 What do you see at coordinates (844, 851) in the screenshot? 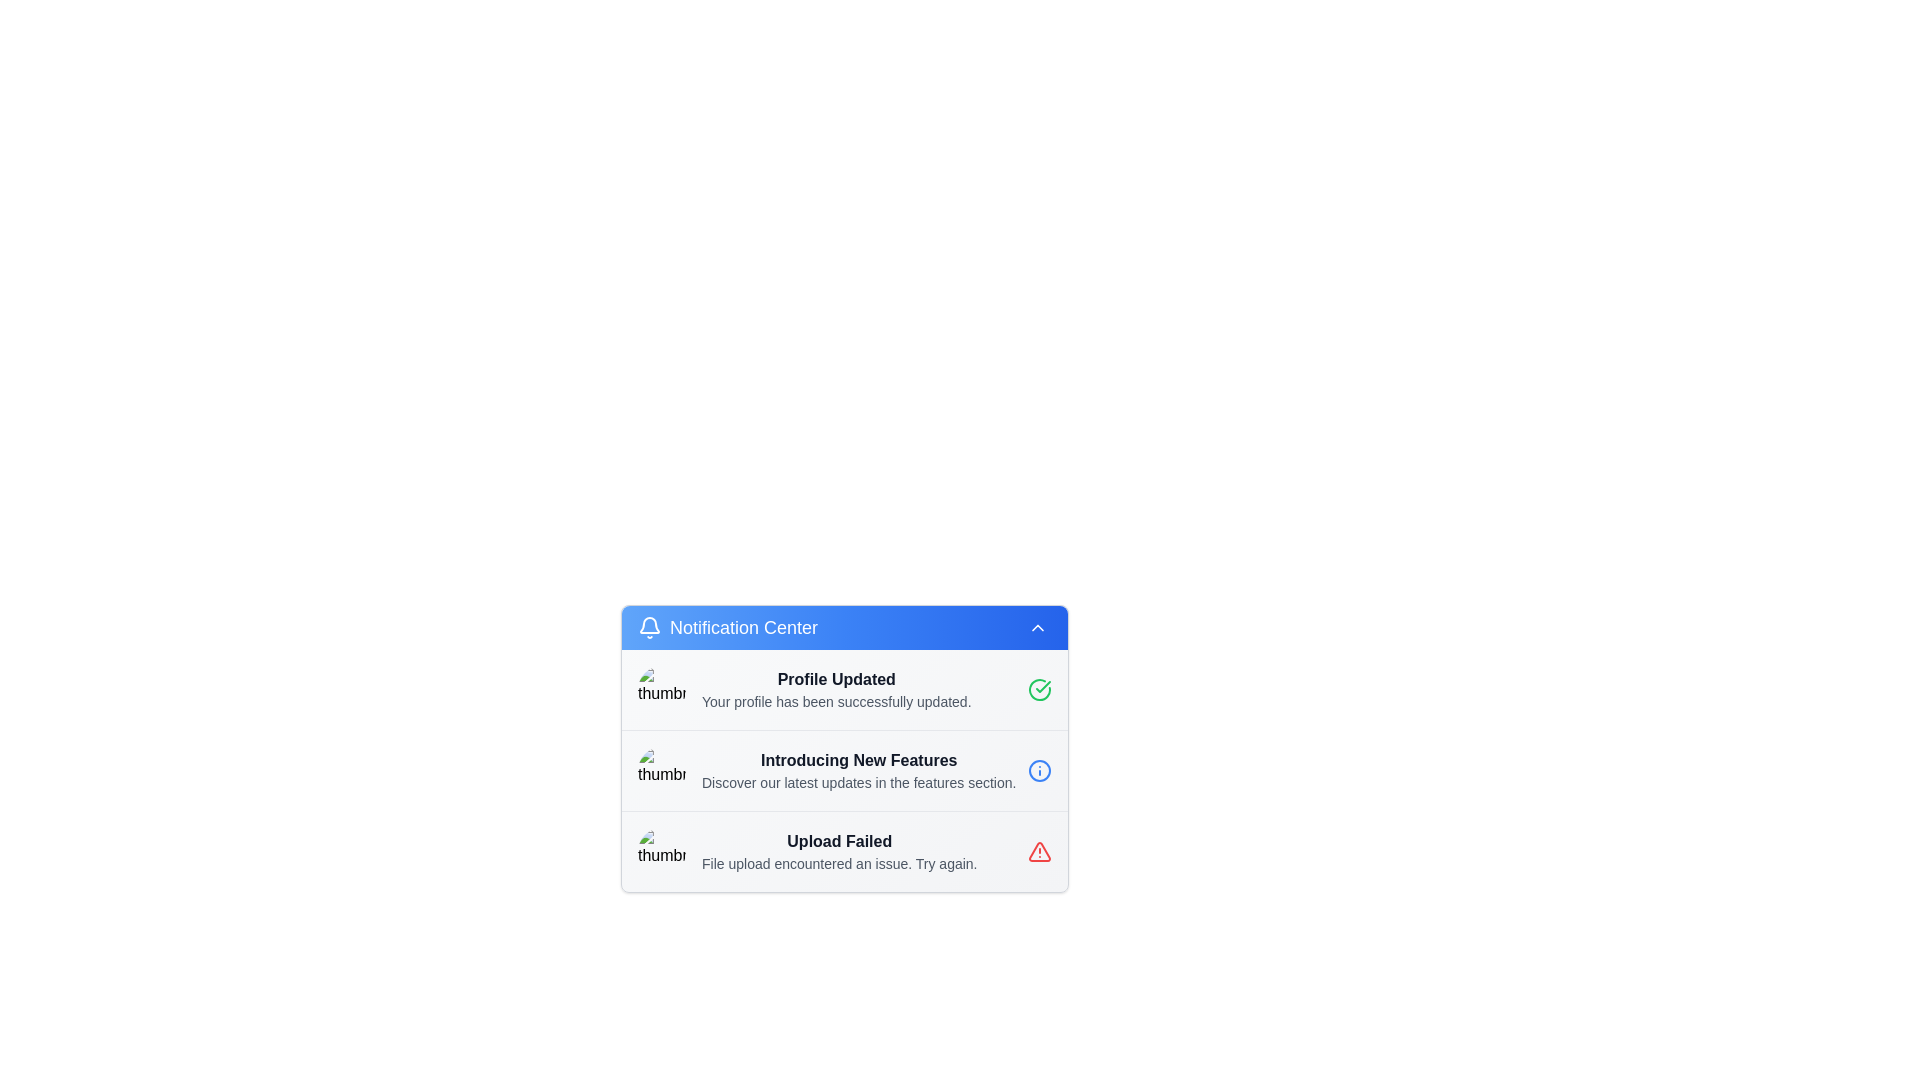
I see `the 'Upload Failed' notification banner, which includes a bold title and a description about the file upload issue` at bounding box center [844, 851].